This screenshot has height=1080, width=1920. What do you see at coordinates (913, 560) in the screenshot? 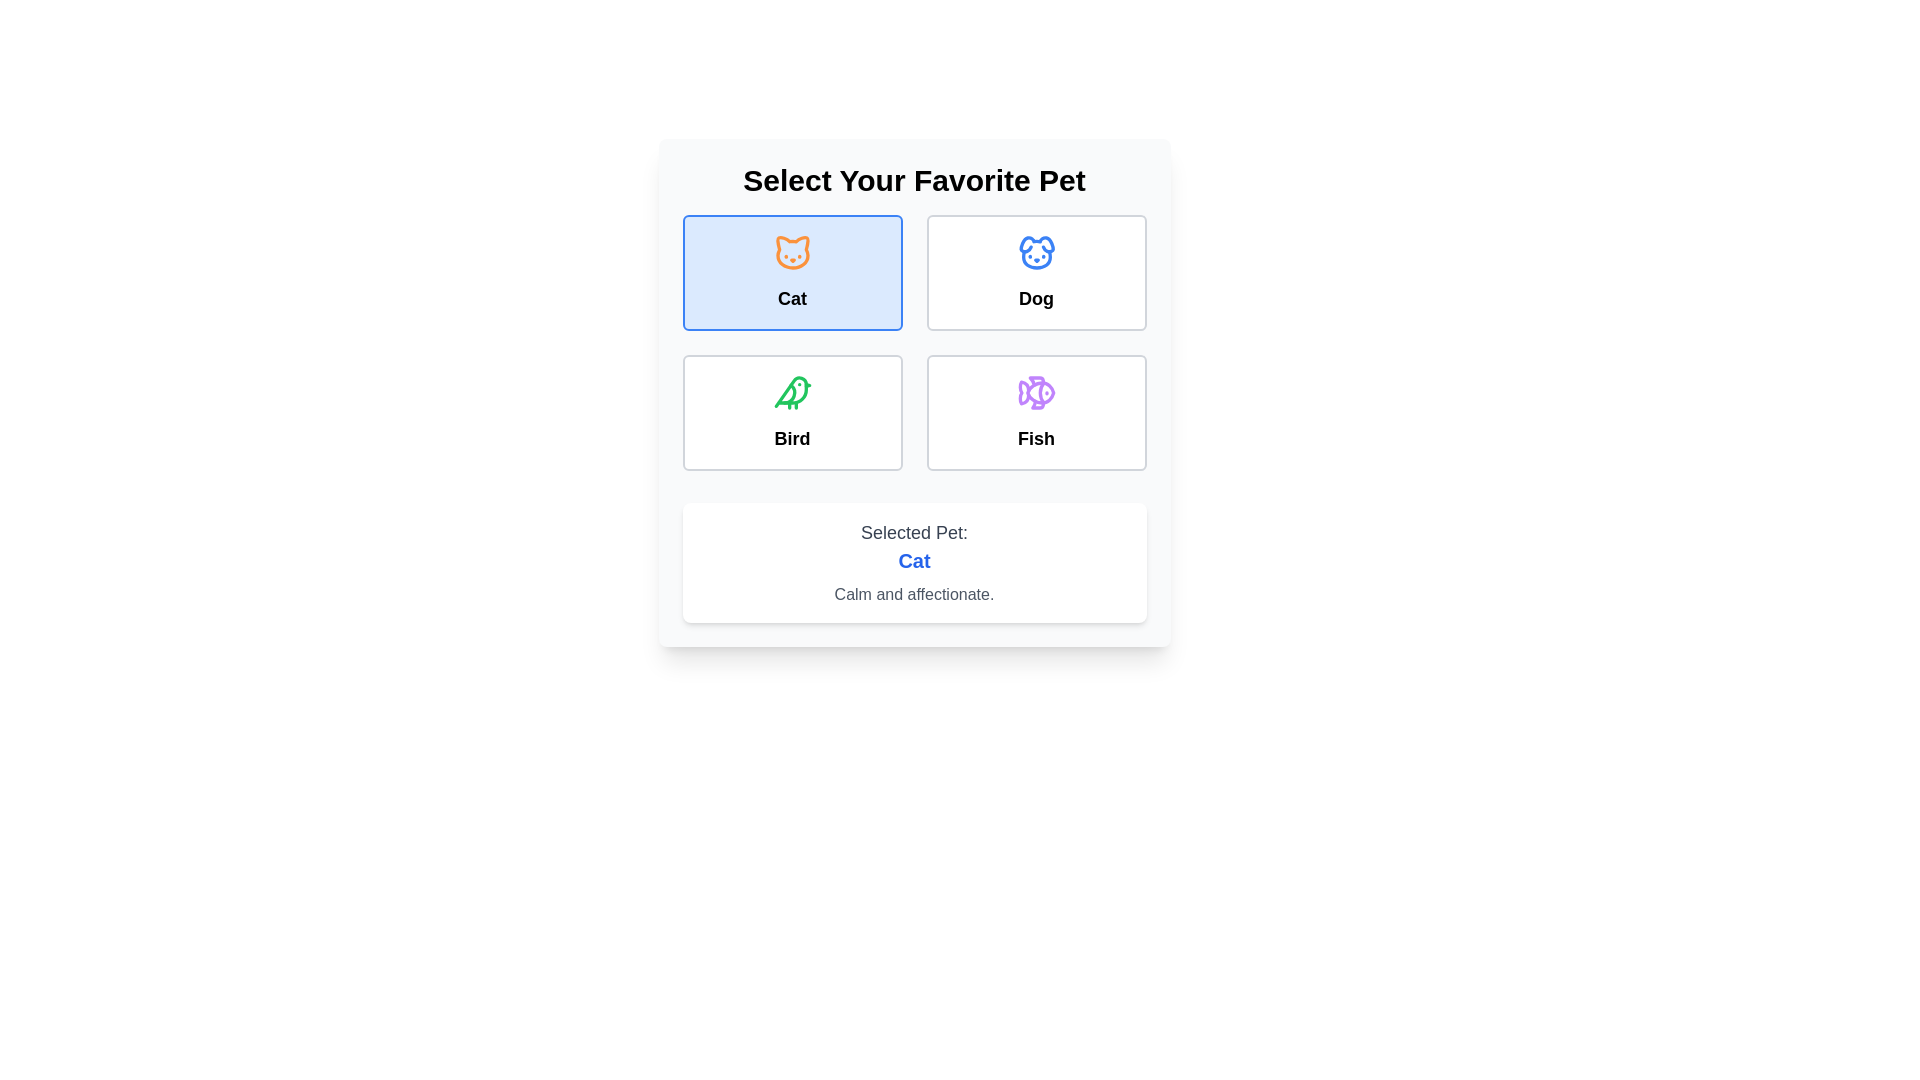
I see `text displayed in the label indicating the currently selected pet option, which is located below 'Selected Pet:' and above 'Calm and affectionate.'` at bounding box center [913, 560].